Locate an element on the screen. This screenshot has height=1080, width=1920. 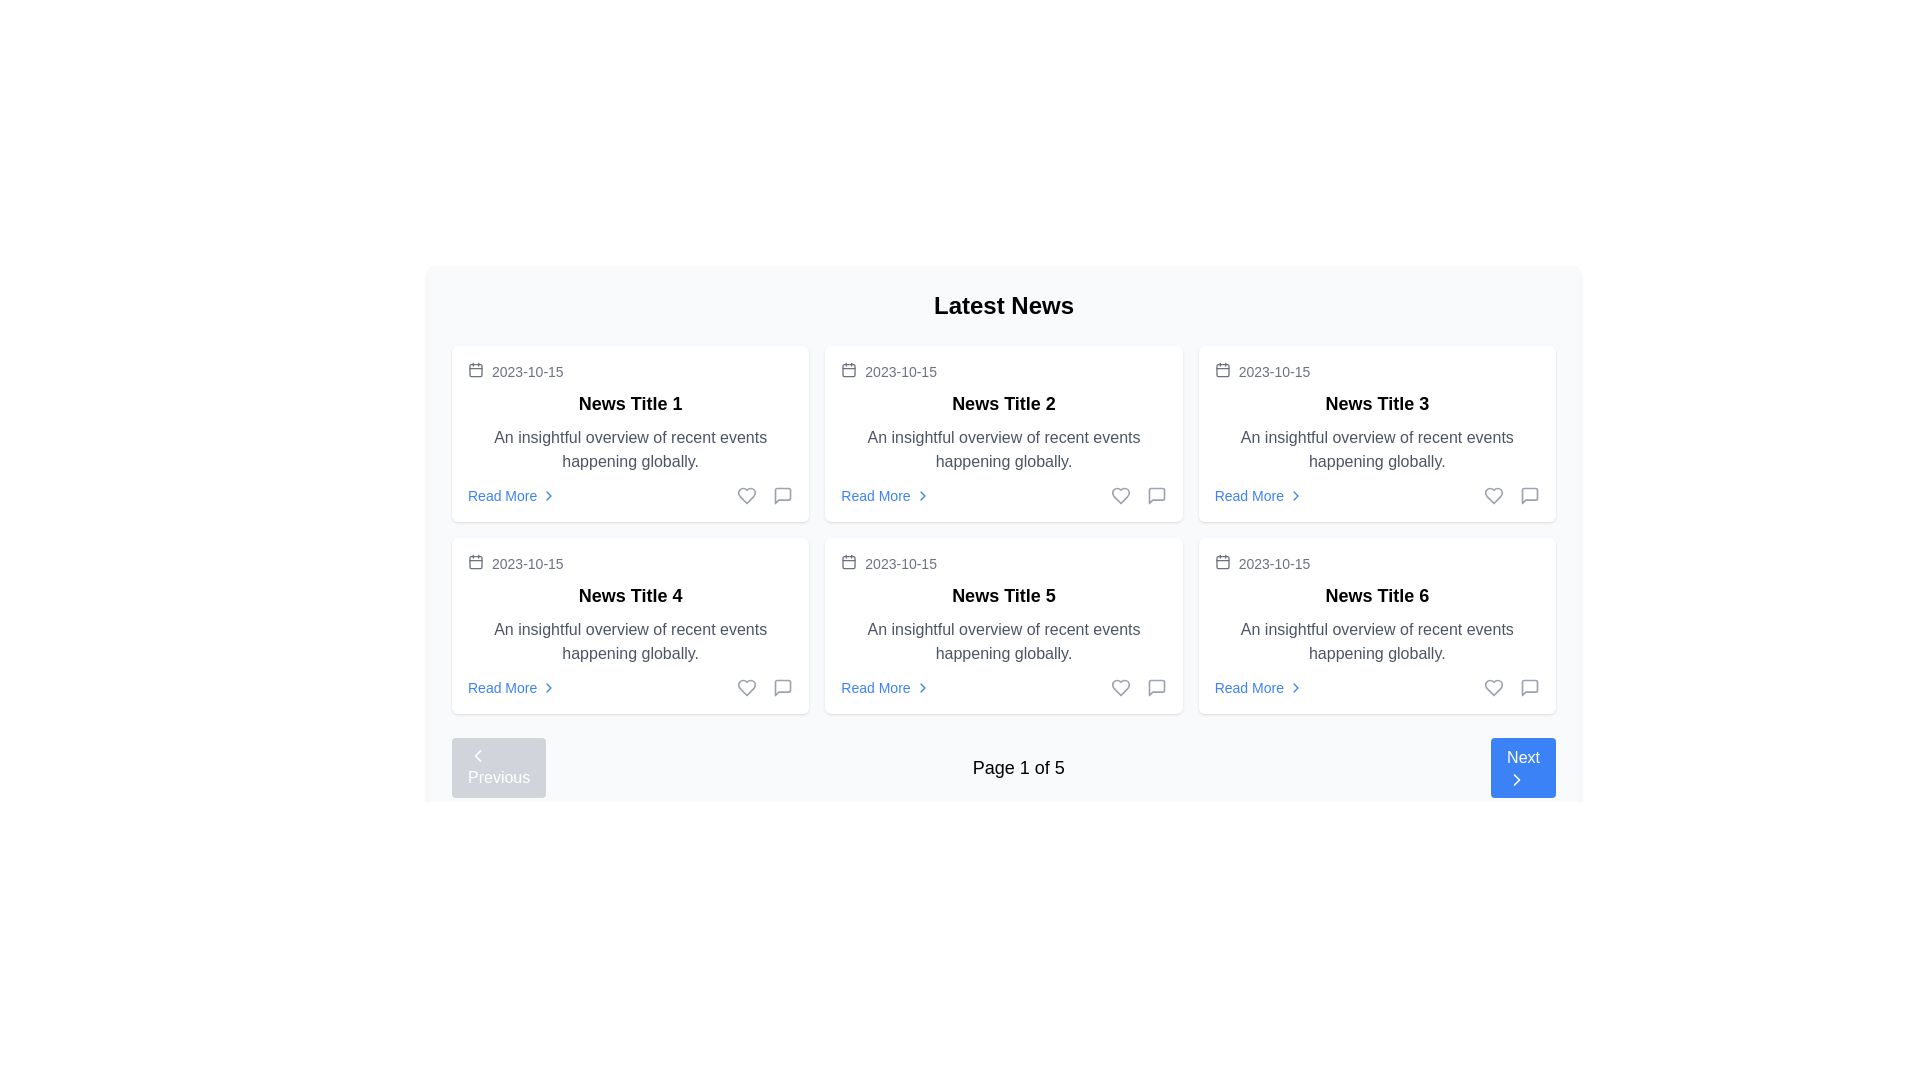
the decorative part of the calendar icon located at the top-left of the 'News Title 3' card is located at coordinates (1221, 370).